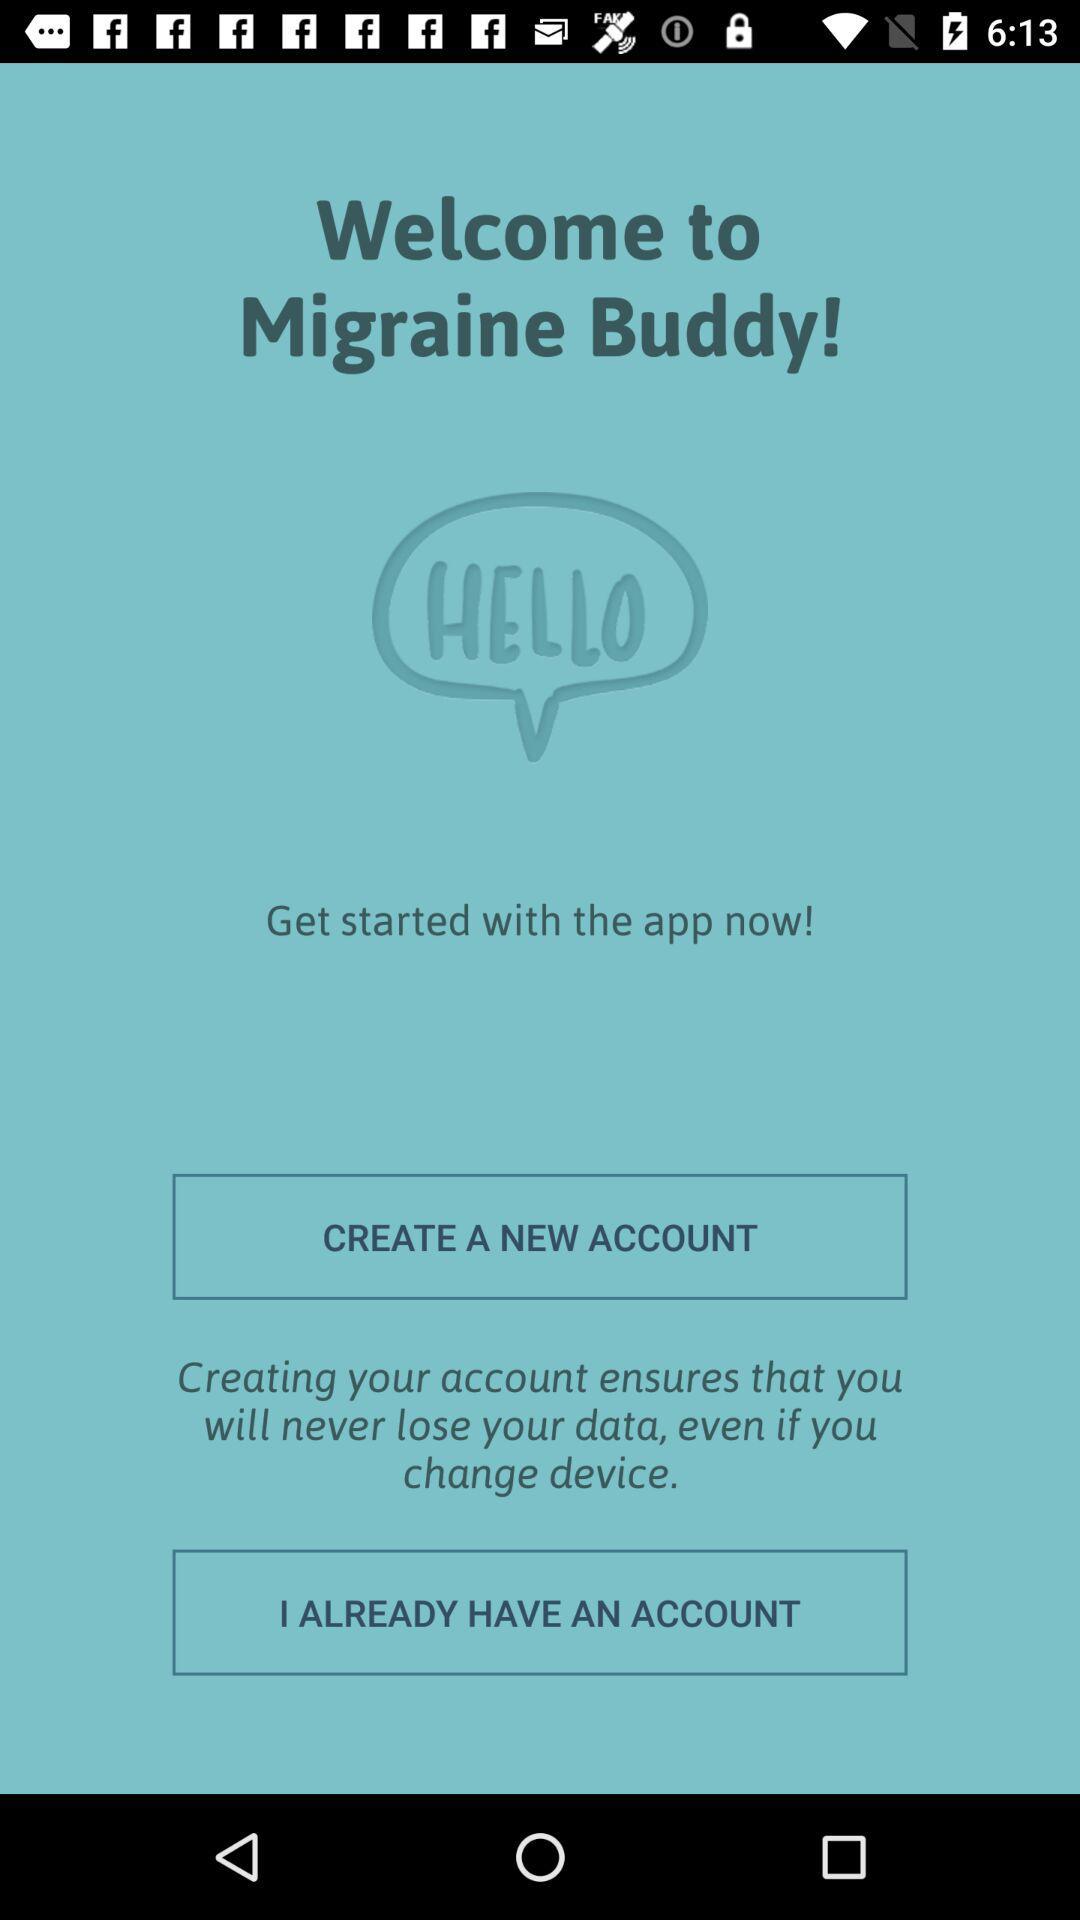  I want to click on the i already have, so click(540, 1612).